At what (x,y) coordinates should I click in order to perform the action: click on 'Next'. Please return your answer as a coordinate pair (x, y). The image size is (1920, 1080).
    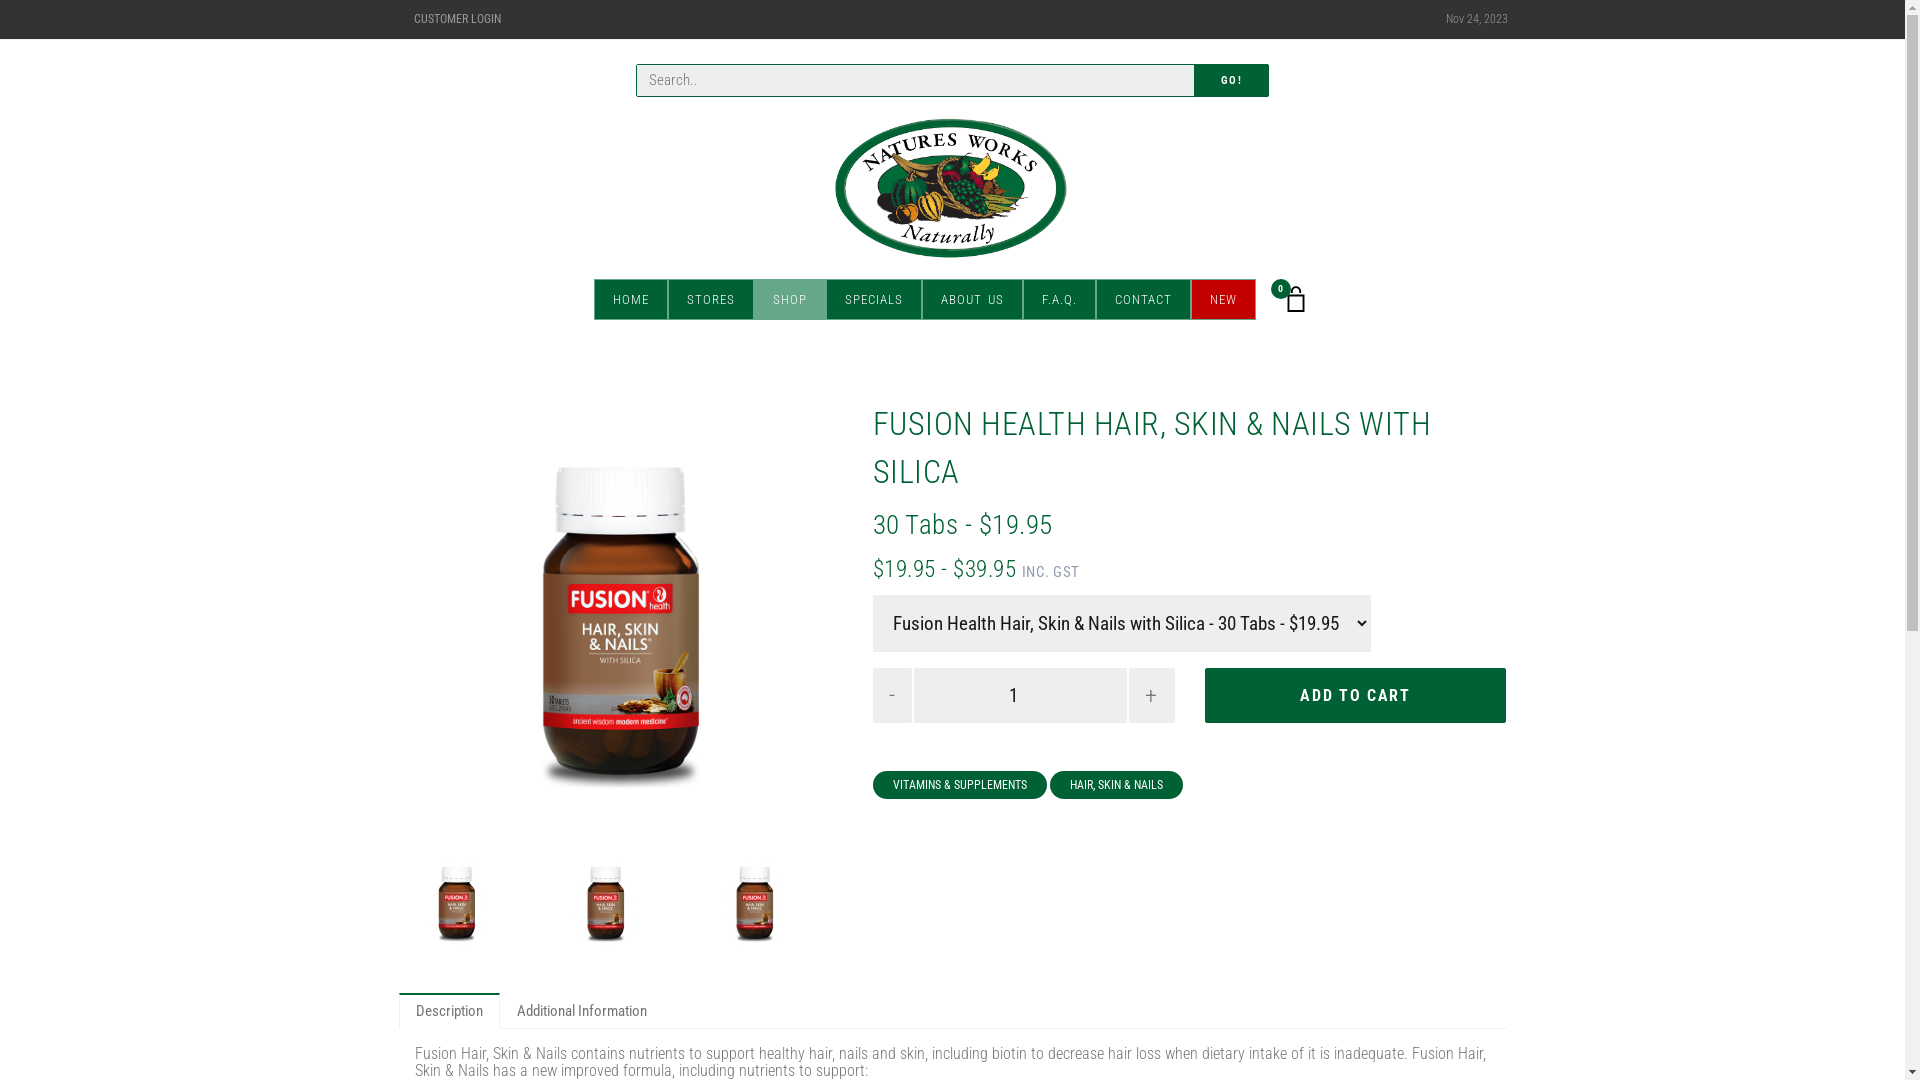
    Looking at the image, I should click on (810, 622).